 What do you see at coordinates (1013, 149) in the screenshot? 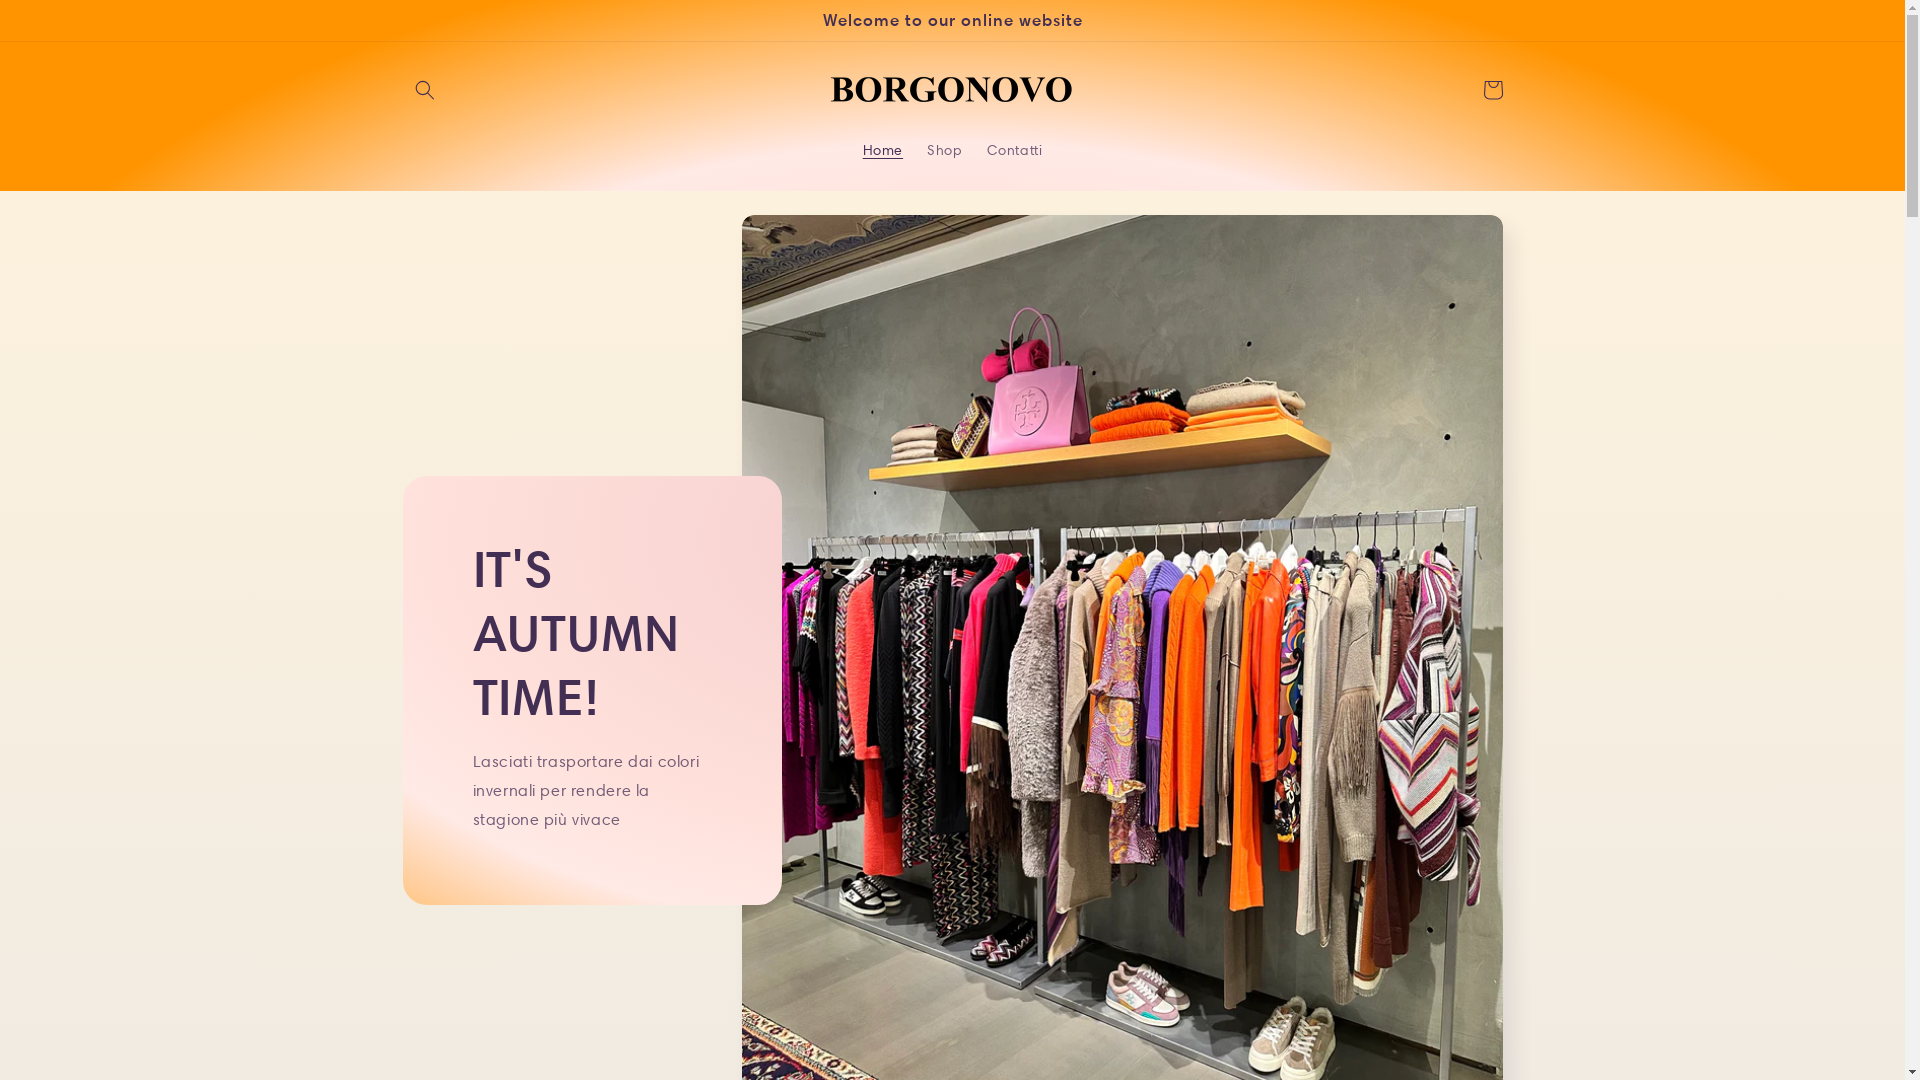
I see `'Contatti'` at bounding box center [1013, 149].